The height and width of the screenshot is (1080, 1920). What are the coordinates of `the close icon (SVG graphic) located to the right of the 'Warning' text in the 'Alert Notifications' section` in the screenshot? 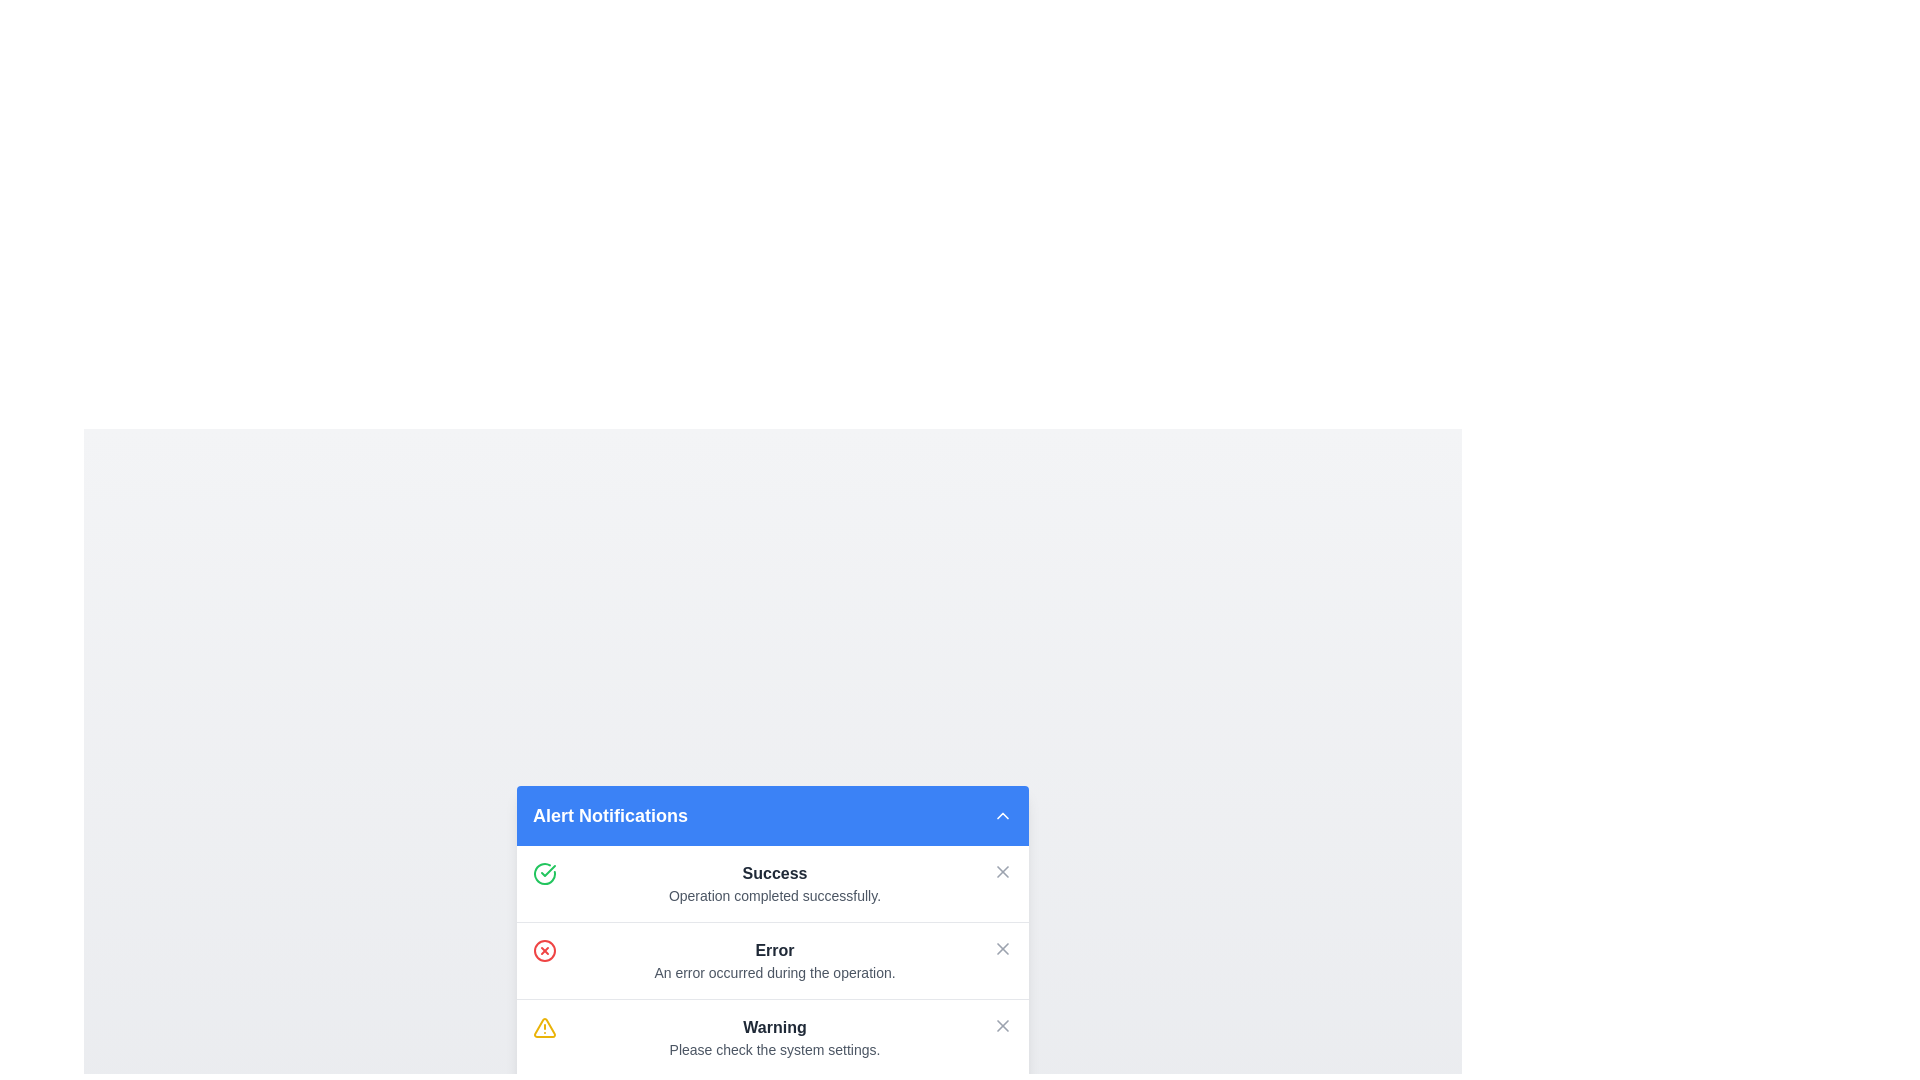 It's located at (1003, 1025).